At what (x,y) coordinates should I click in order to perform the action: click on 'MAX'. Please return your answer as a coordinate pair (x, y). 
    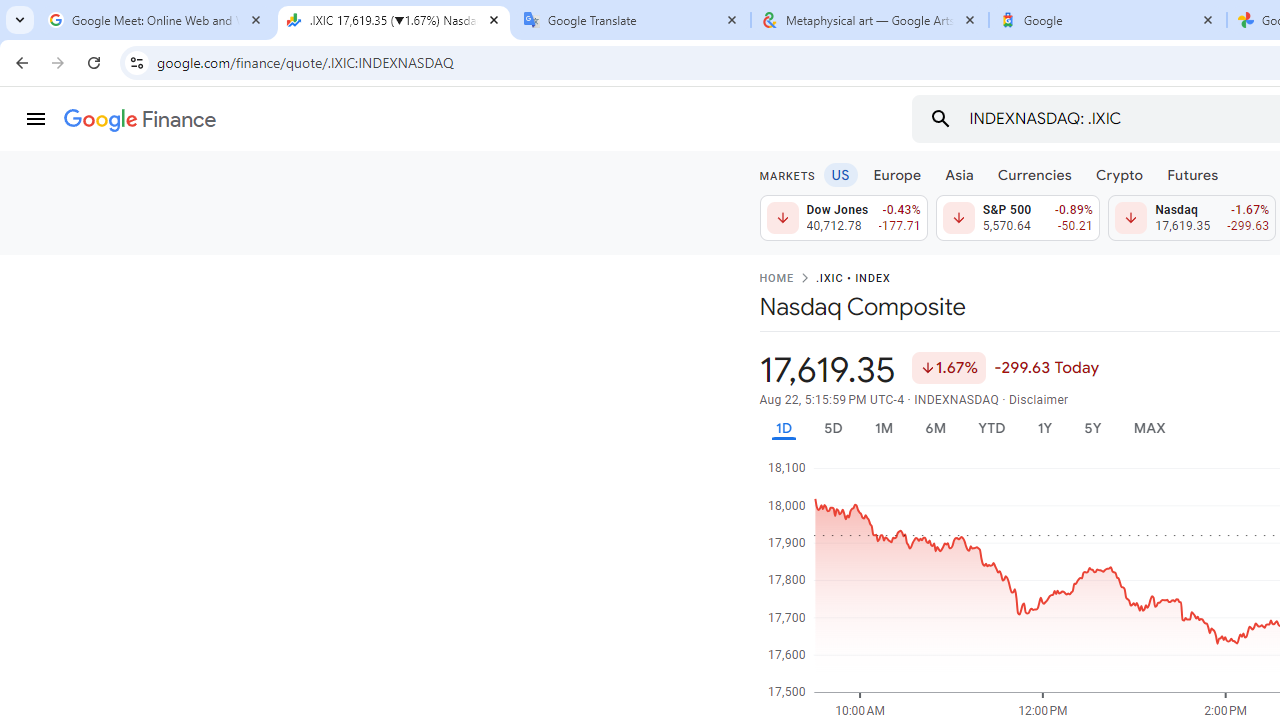
    Looking at the image, I should click on (1149, 427).